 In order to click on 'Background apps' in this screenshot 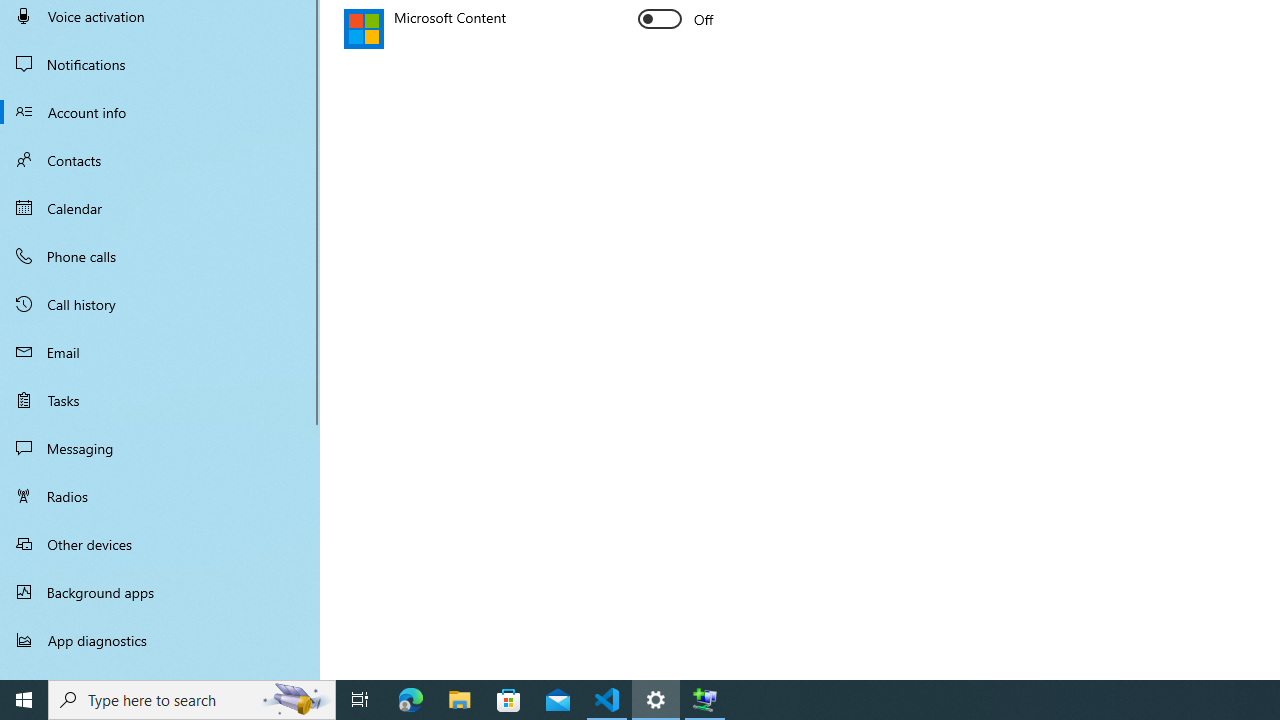, I will do `click(160, 591)`.